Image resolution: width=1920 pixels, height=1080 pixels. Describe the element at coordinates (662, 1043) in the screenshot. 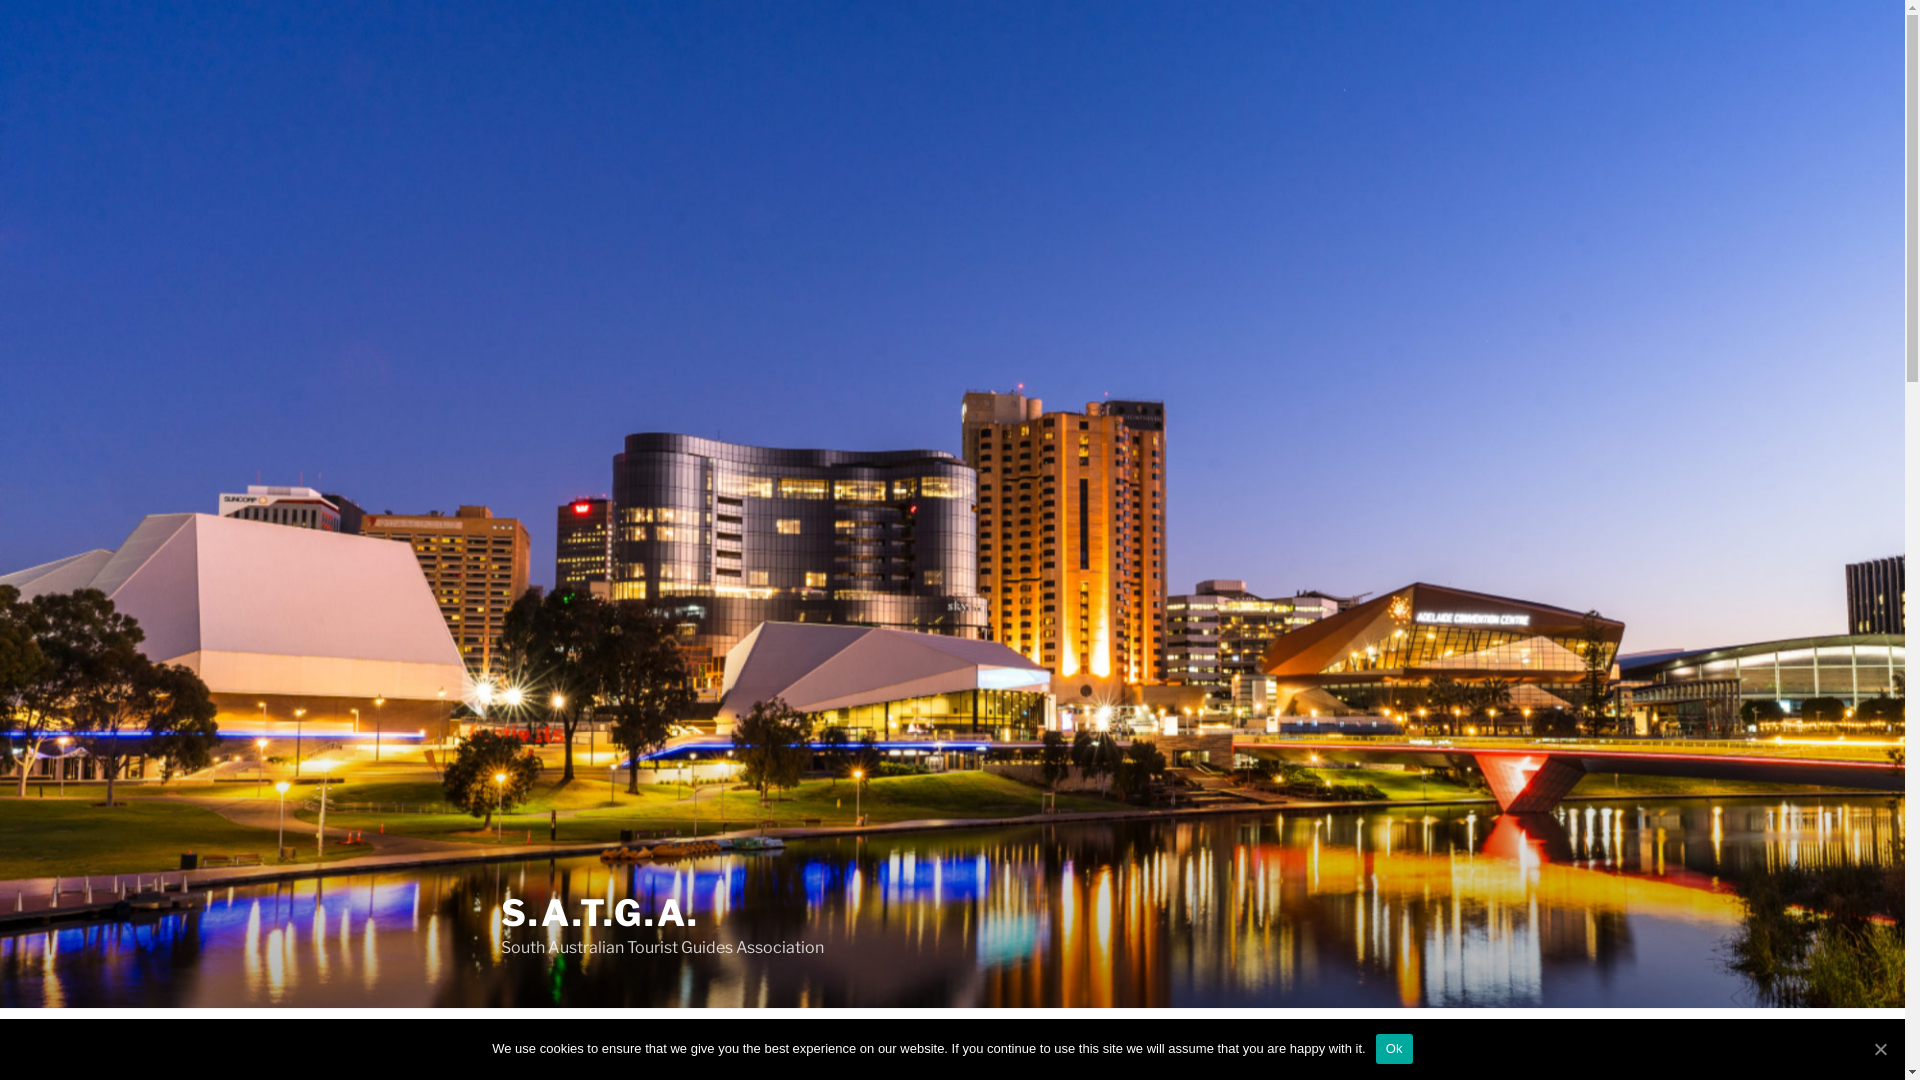

I see `'ABOUT SATGA'` at that location.